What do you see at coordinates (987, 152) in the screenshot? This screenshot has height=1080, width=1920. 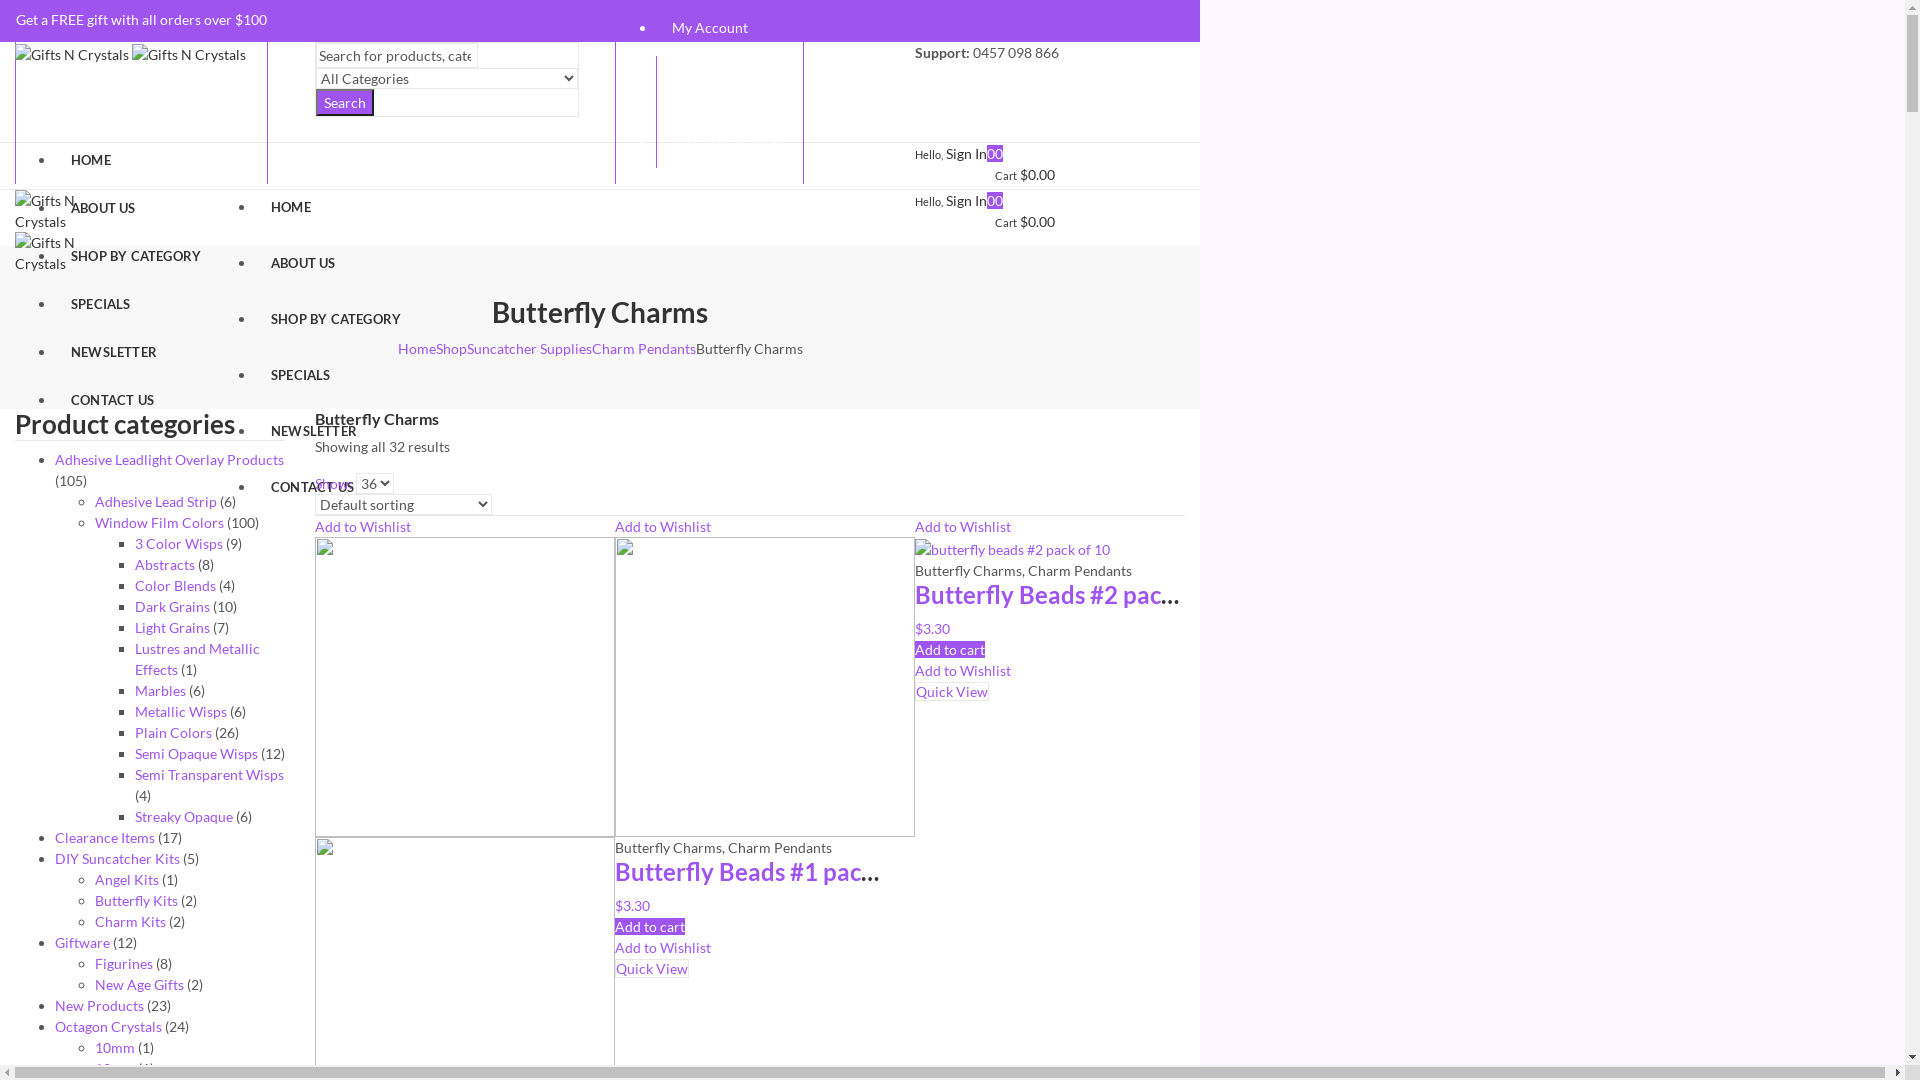 I see `'0'` at bounding box center [987, 152].